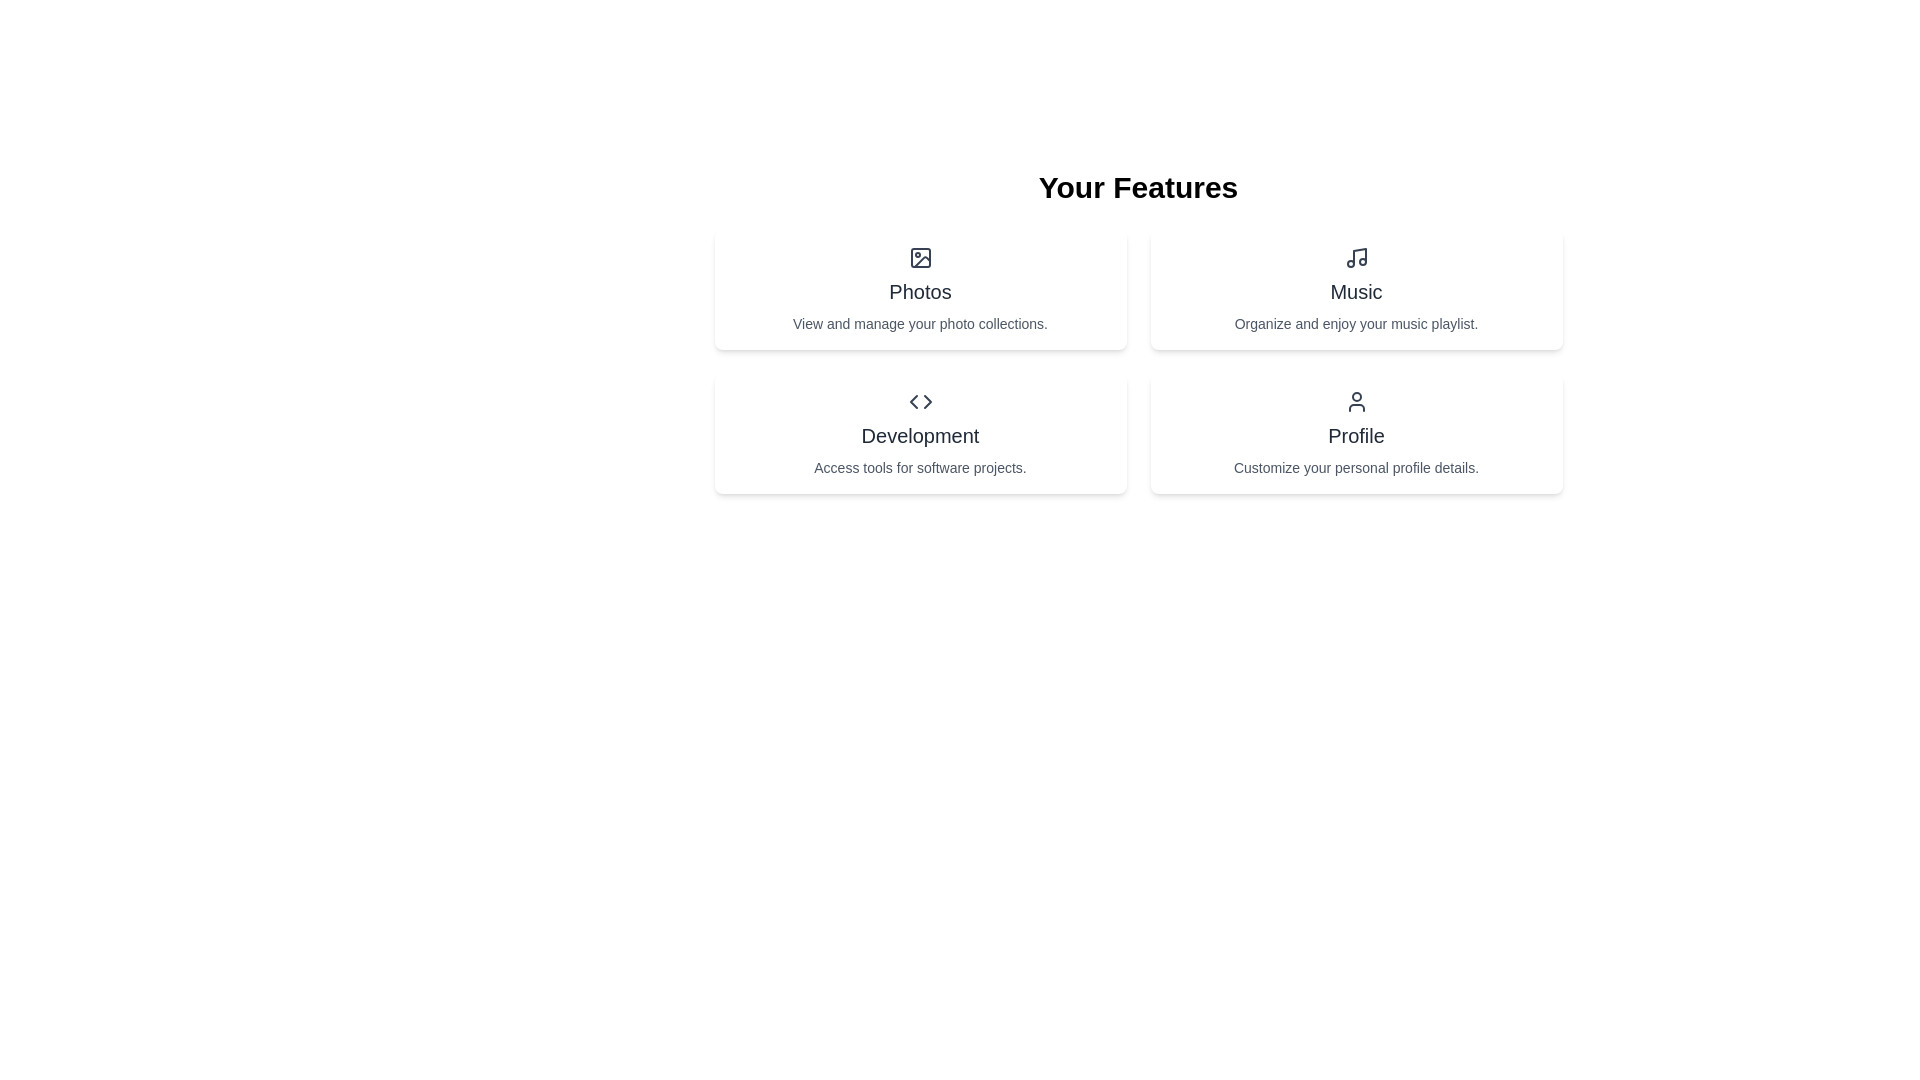 This screenshot has height=1080, width=1920. Describe the element at coordinates (1356, 467) in the screenshot. I see `the static text label that provides information about customizing personal profile details in the 'Profile' section, located below the title 'Profile' within a bordered white background card` at that location.